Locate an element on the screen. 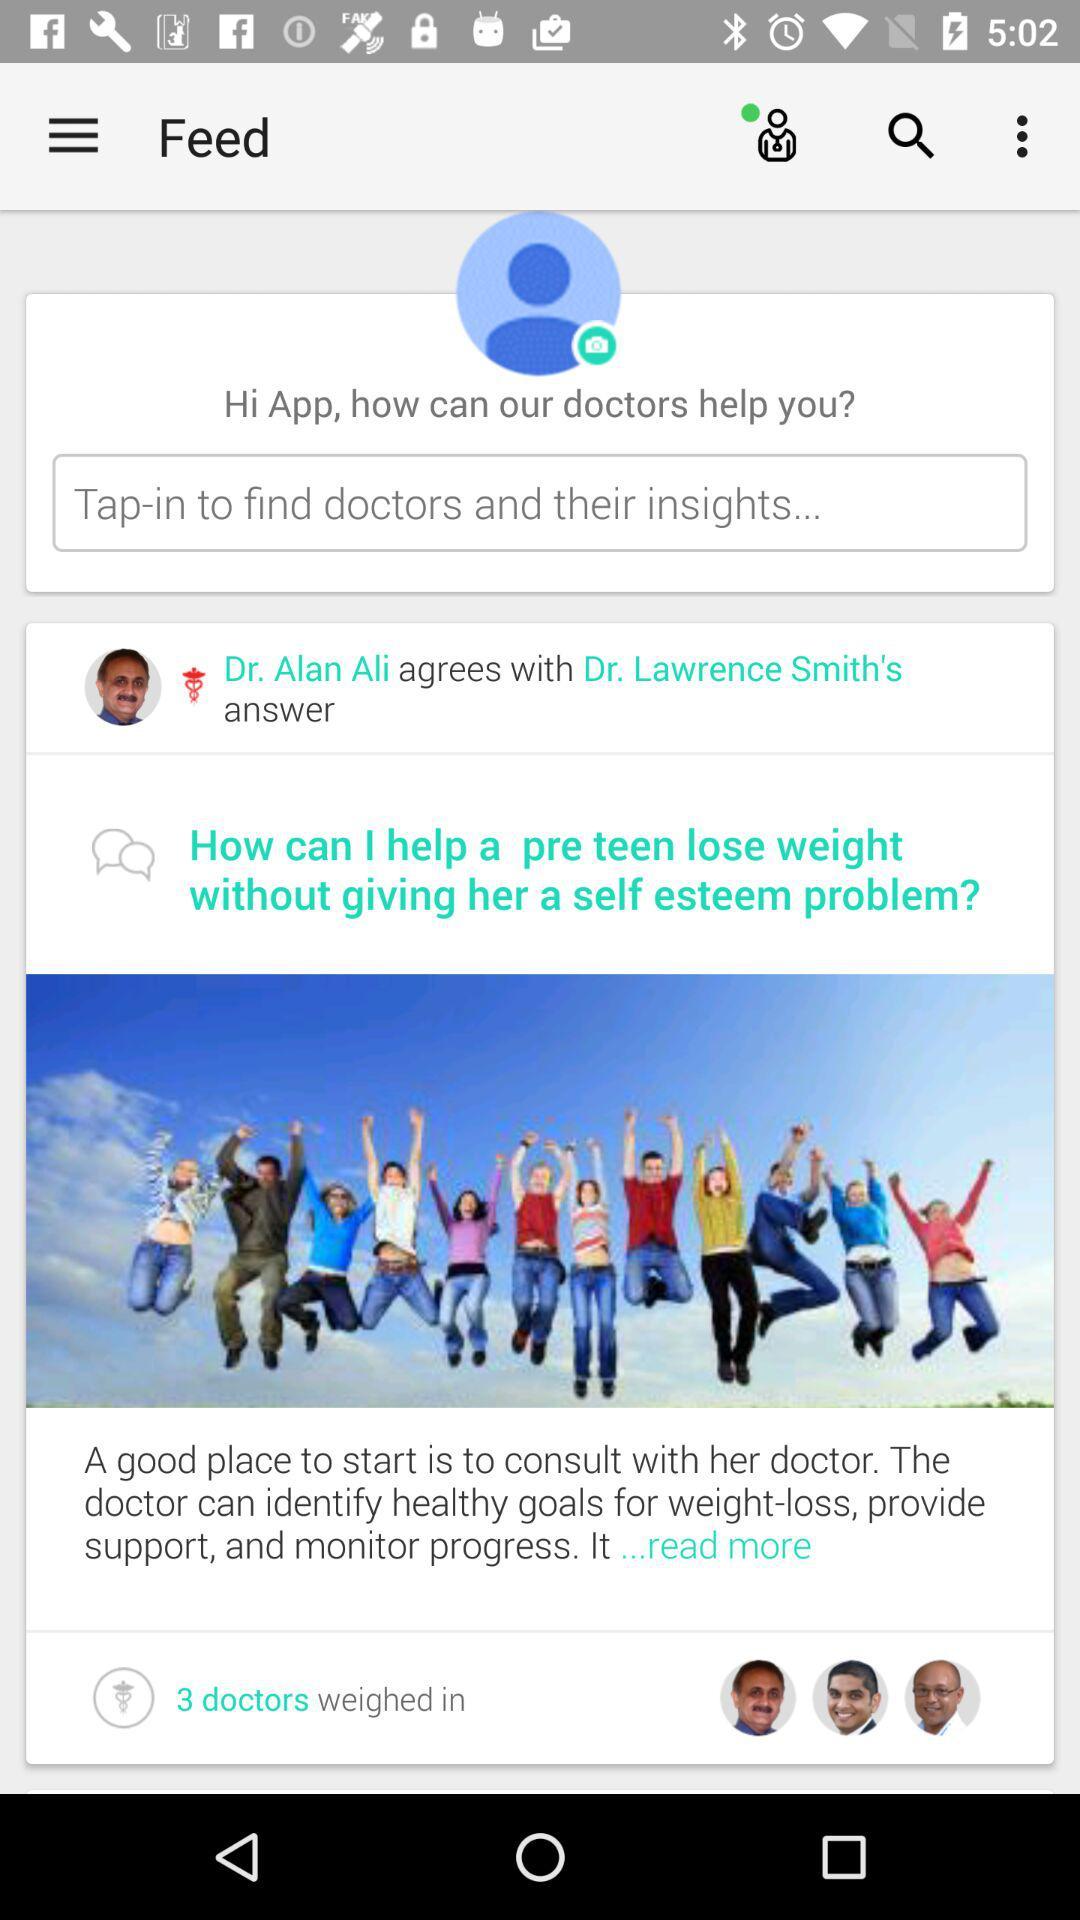 Image resolution: width=1080 pixels, height=1920 pixels. search for doctors and their insights is located at coordinates (540, 502).